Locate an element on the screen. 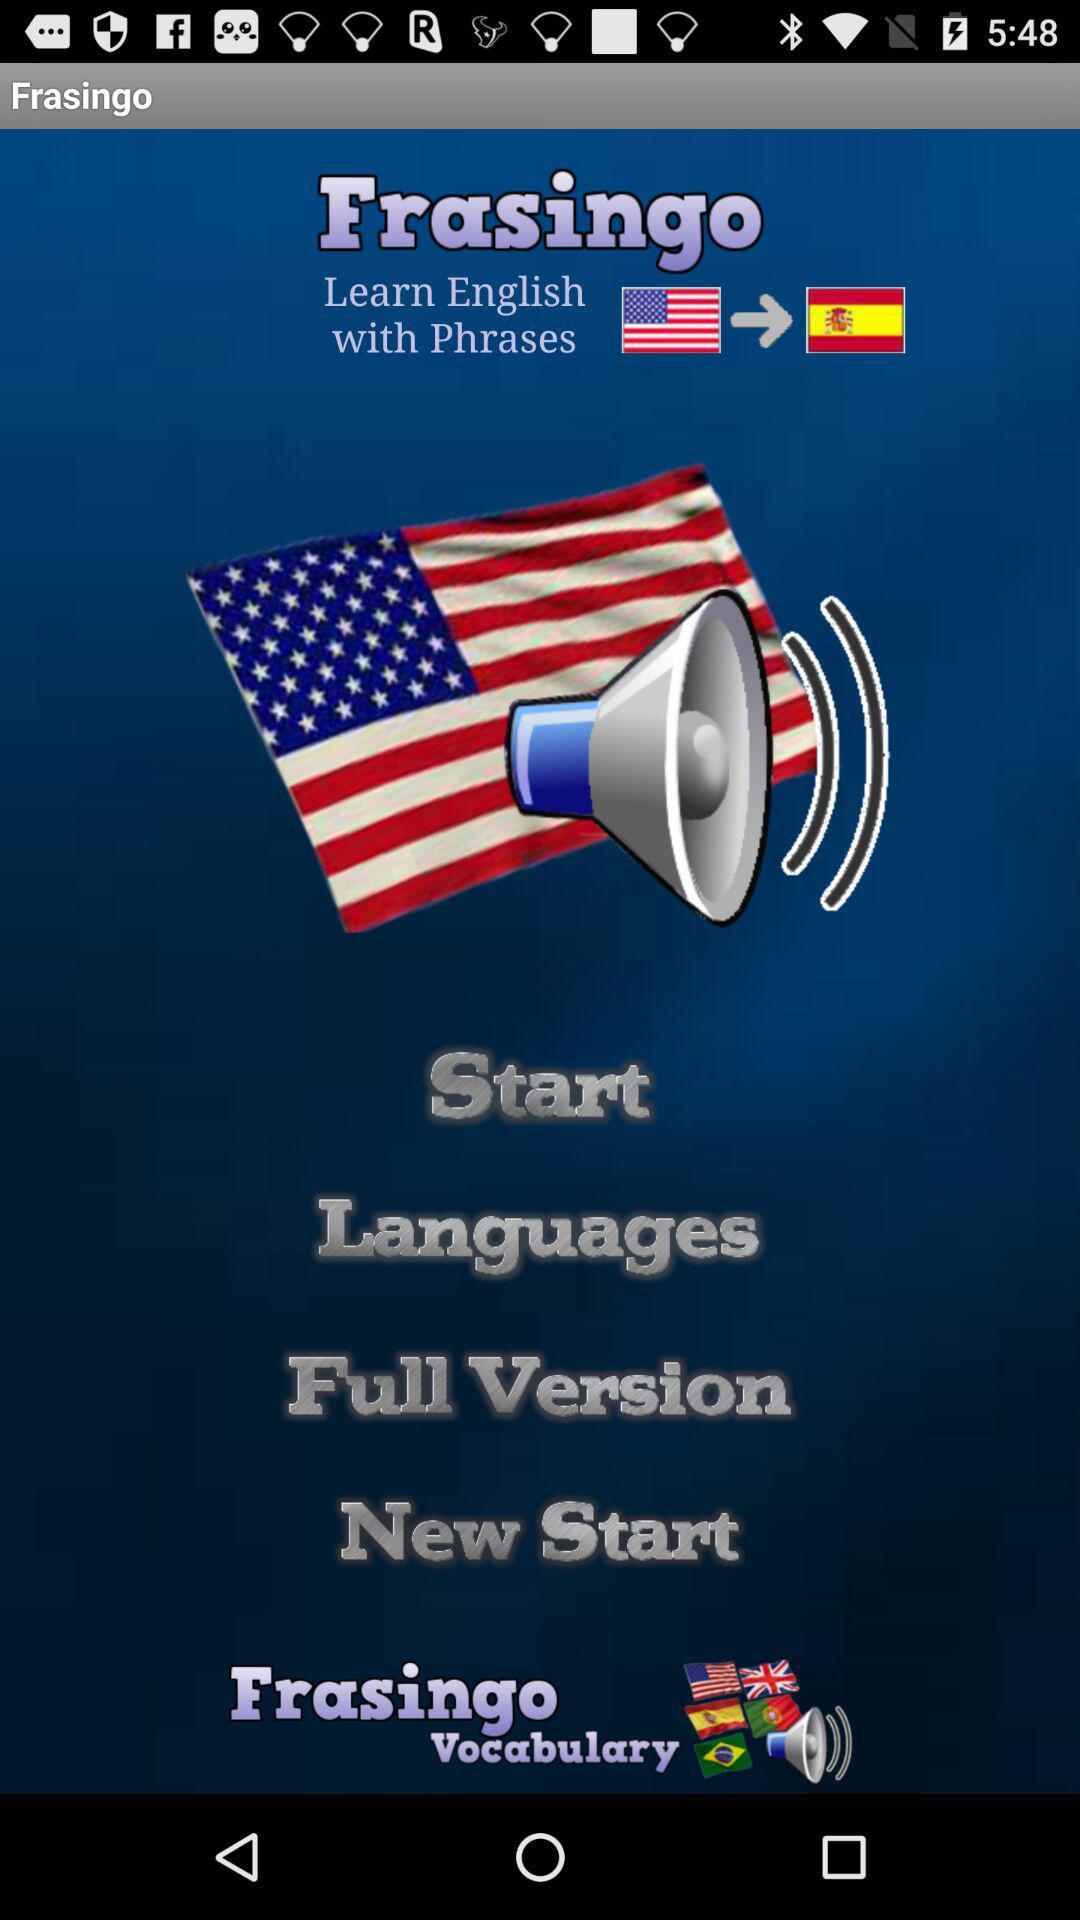 The width and height of the screenshot is (1080, 1920). the button below languages is located at coordinates (540, 1385).